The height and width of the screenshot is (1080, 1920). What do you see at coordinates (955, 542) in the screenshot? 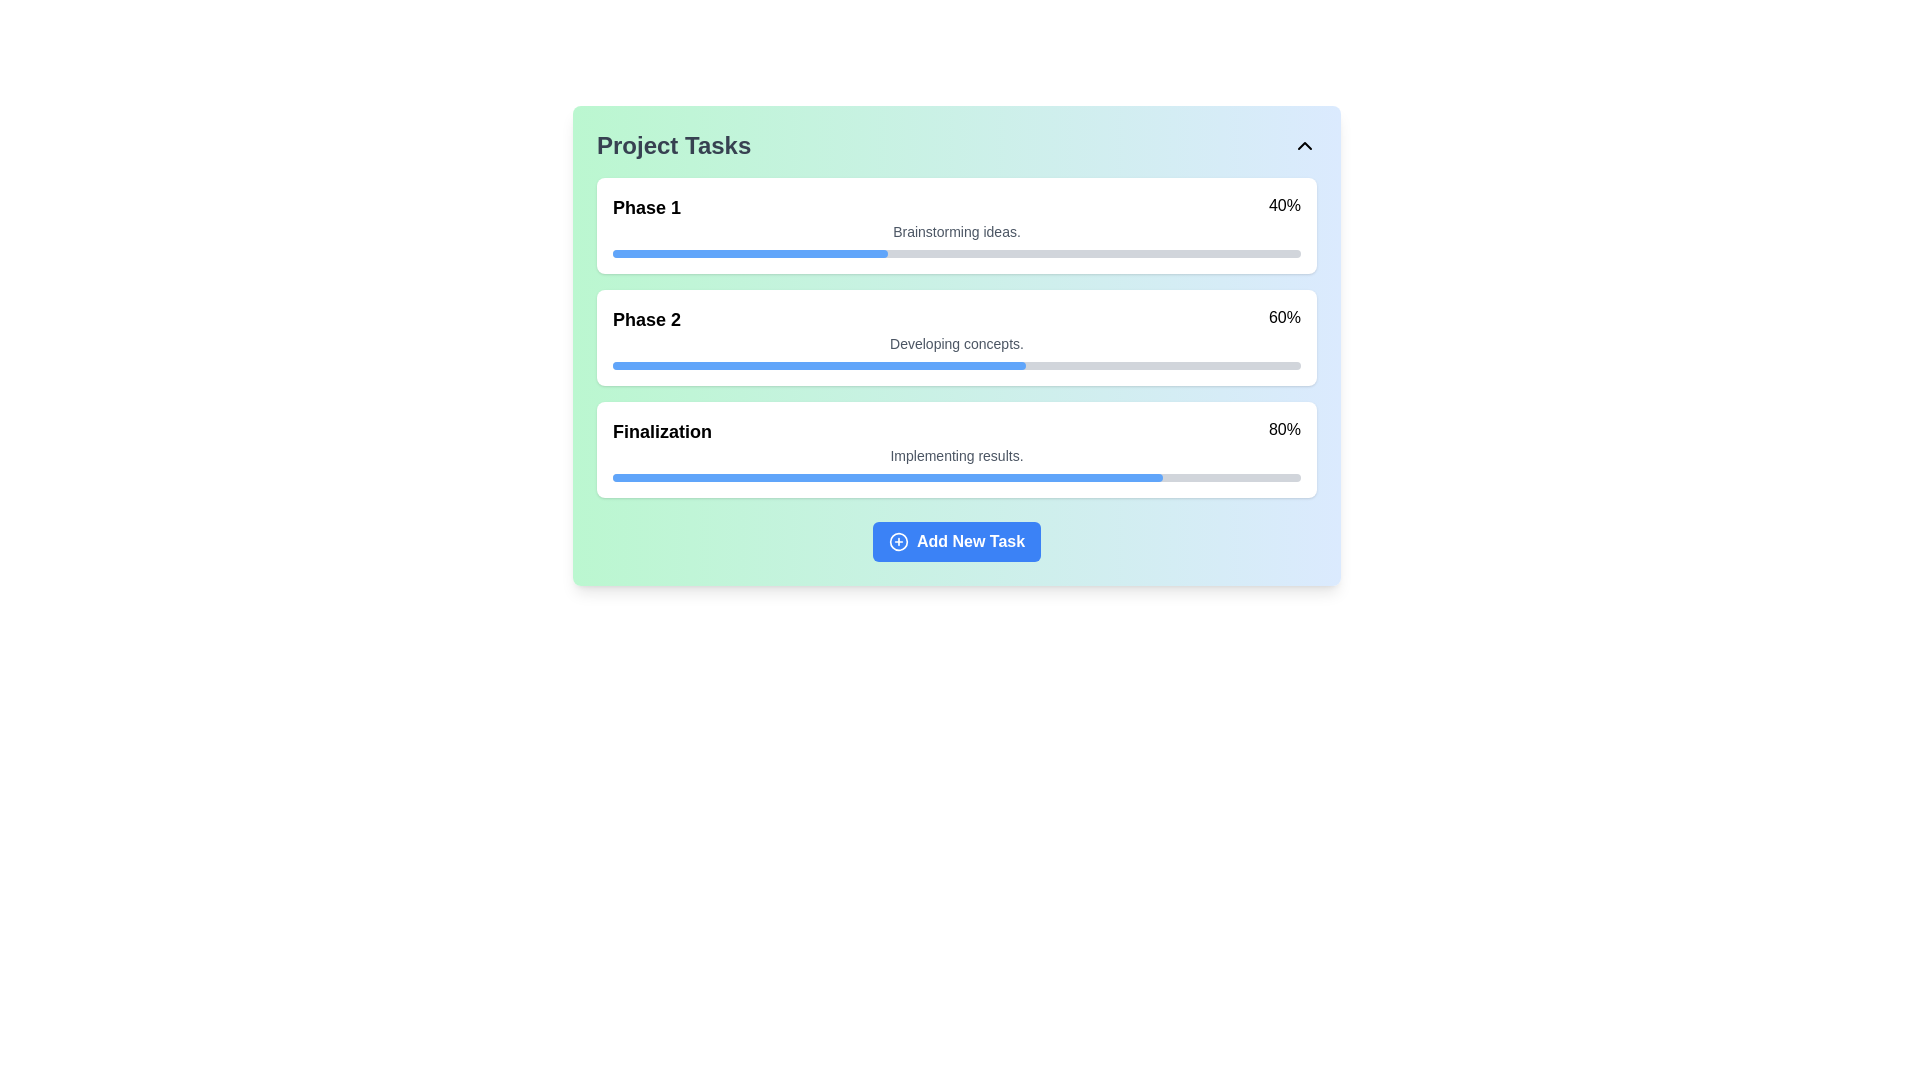
I see `the rectangular button with a blue background and white text reading 'Add New Task'` at bounding box center [955, 542].